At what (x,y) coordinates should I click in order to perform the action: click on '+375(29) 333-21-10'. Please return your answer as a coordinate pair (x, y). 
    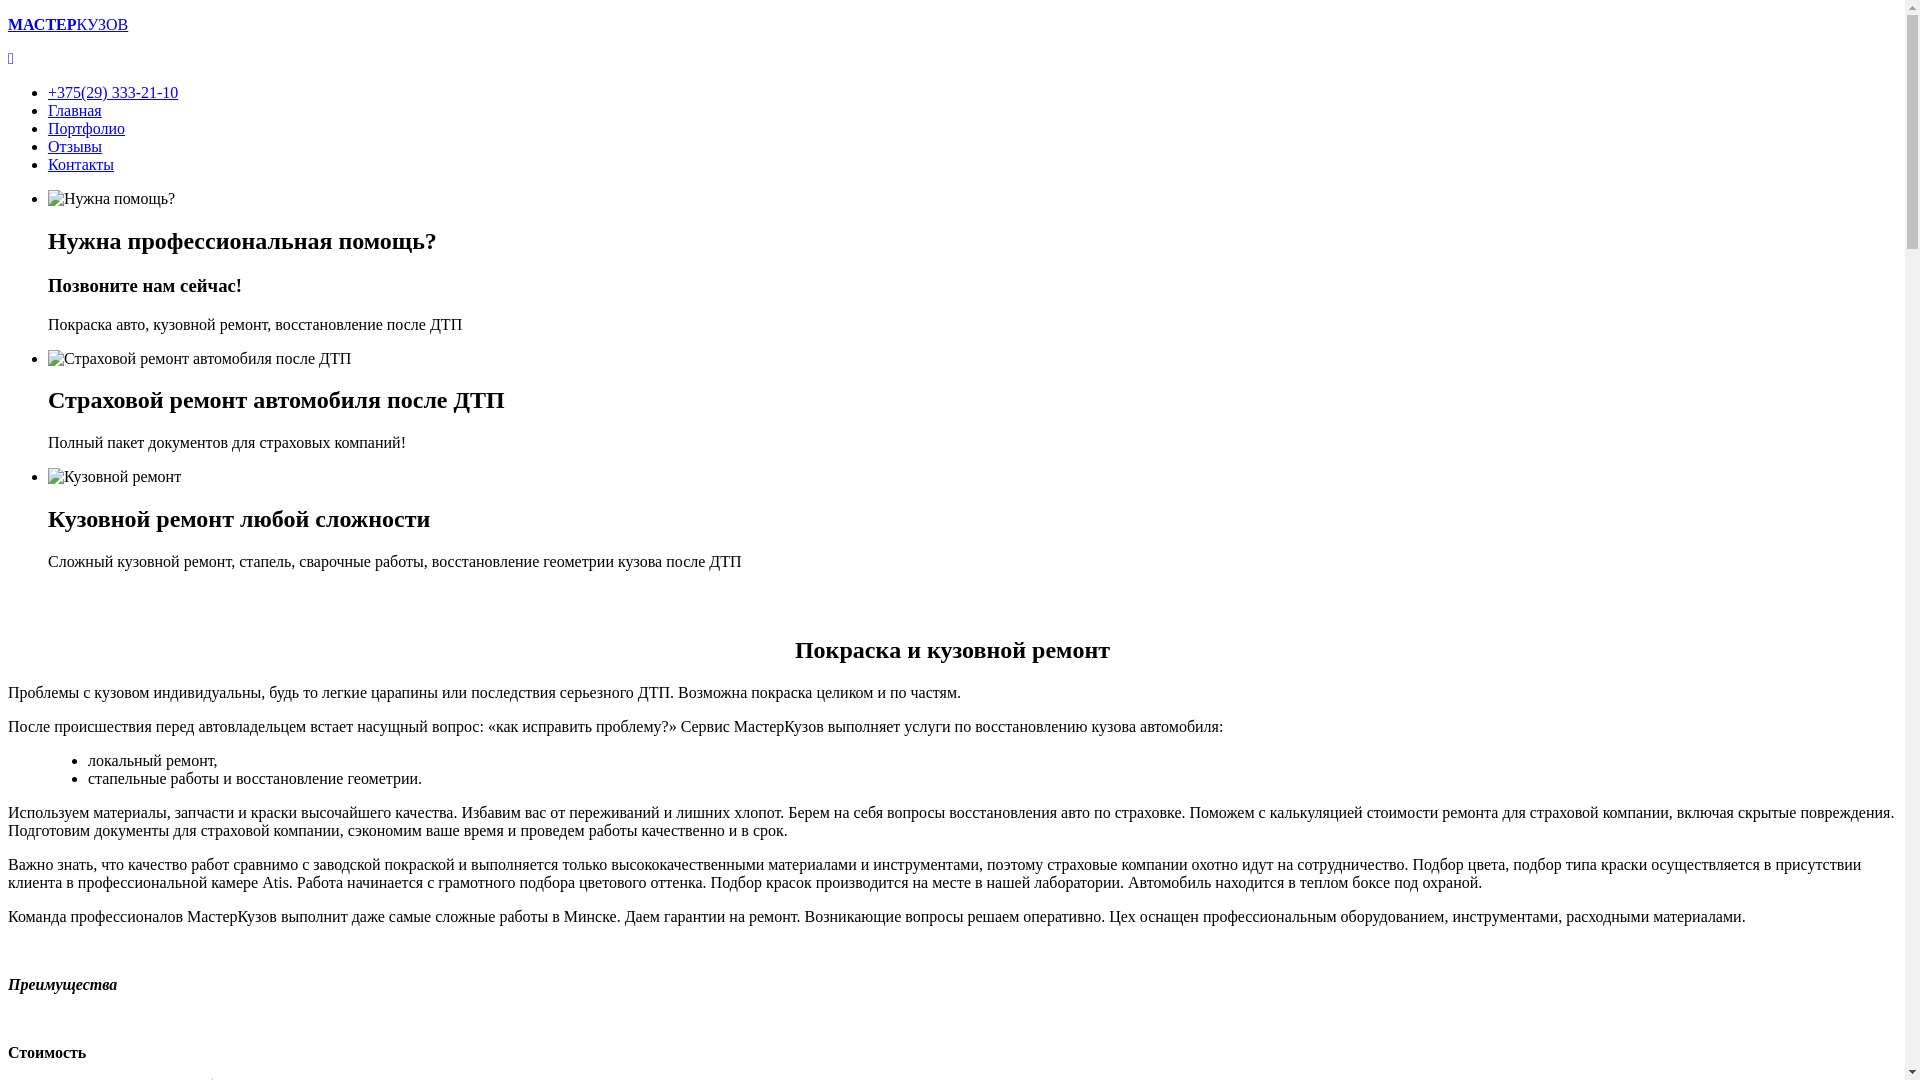
    Looking at the image, I should click on (112, 92).